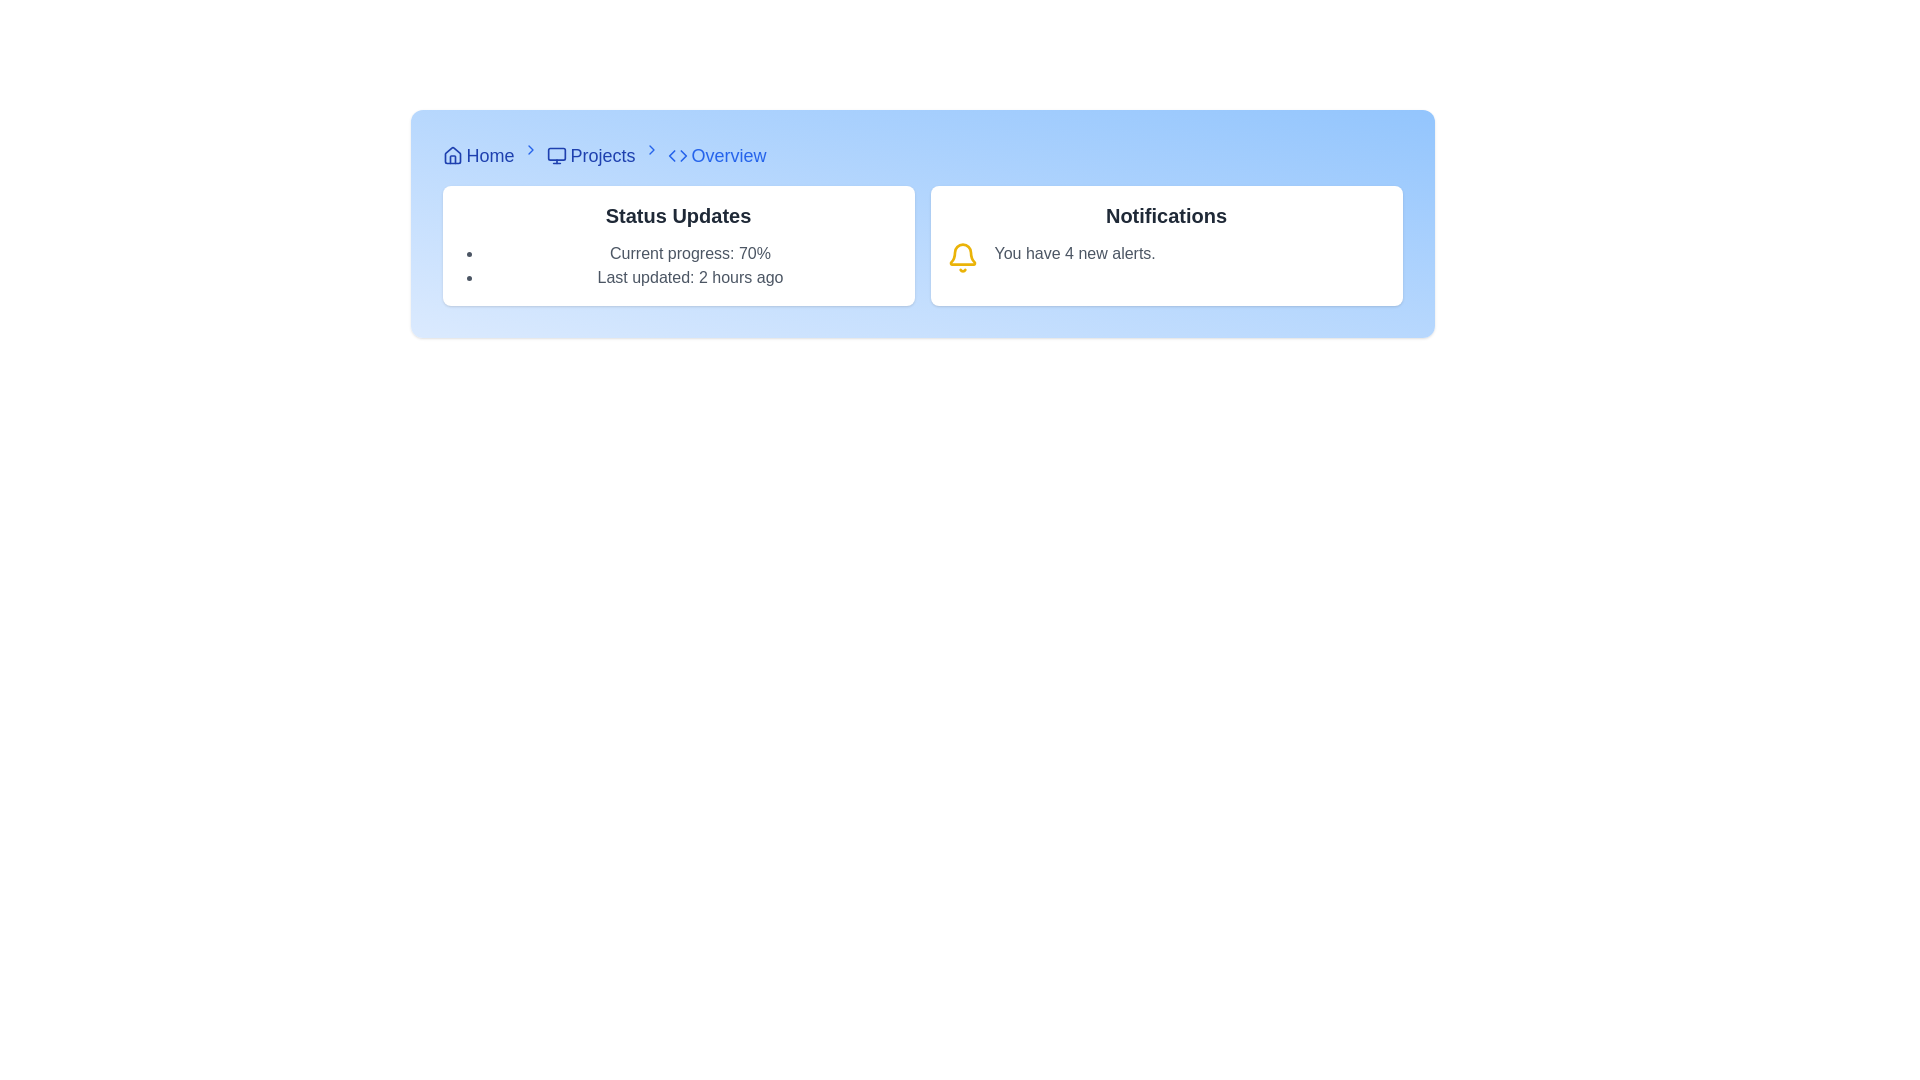 The image size is (1920, 1080). Describe the element at coordinates (477, 154) in the screenshot. I see `the 'Home' hyperlink, which is styled in blue with a house-shaped icon to observe its interactive styling` at that location.